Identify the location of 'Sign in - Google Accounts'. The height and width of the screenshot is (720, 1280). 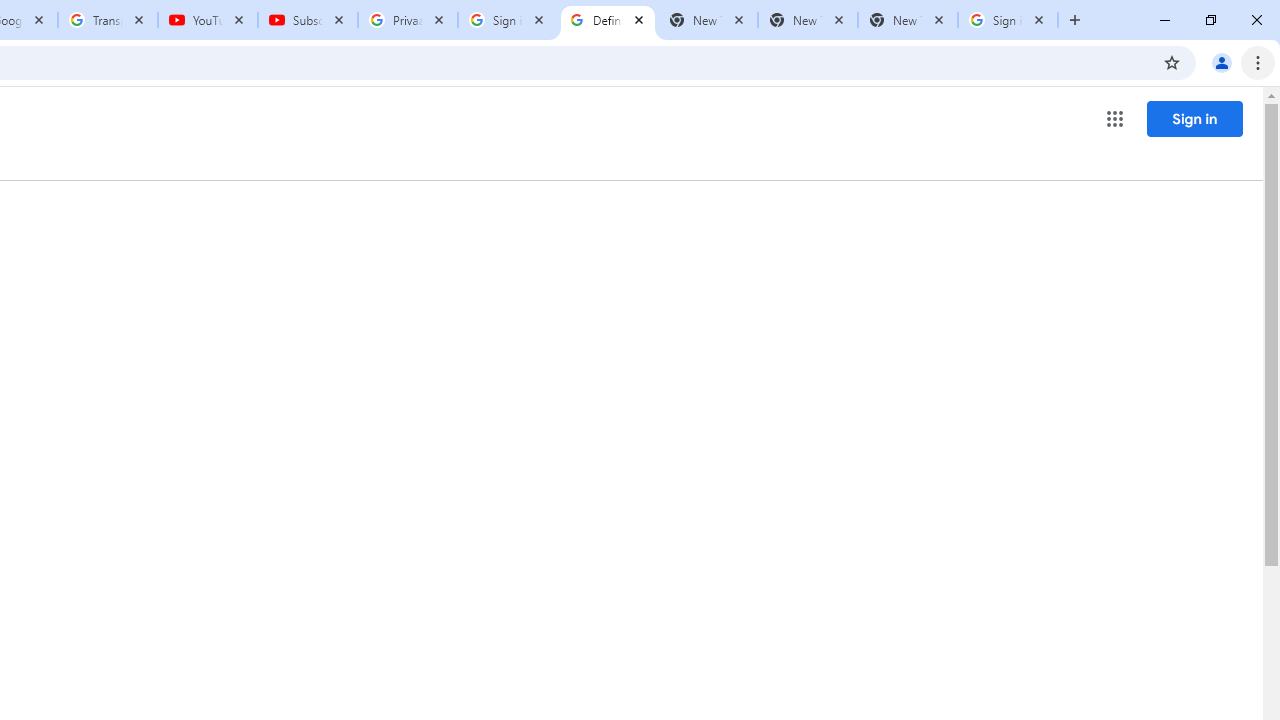
(1008, 20).